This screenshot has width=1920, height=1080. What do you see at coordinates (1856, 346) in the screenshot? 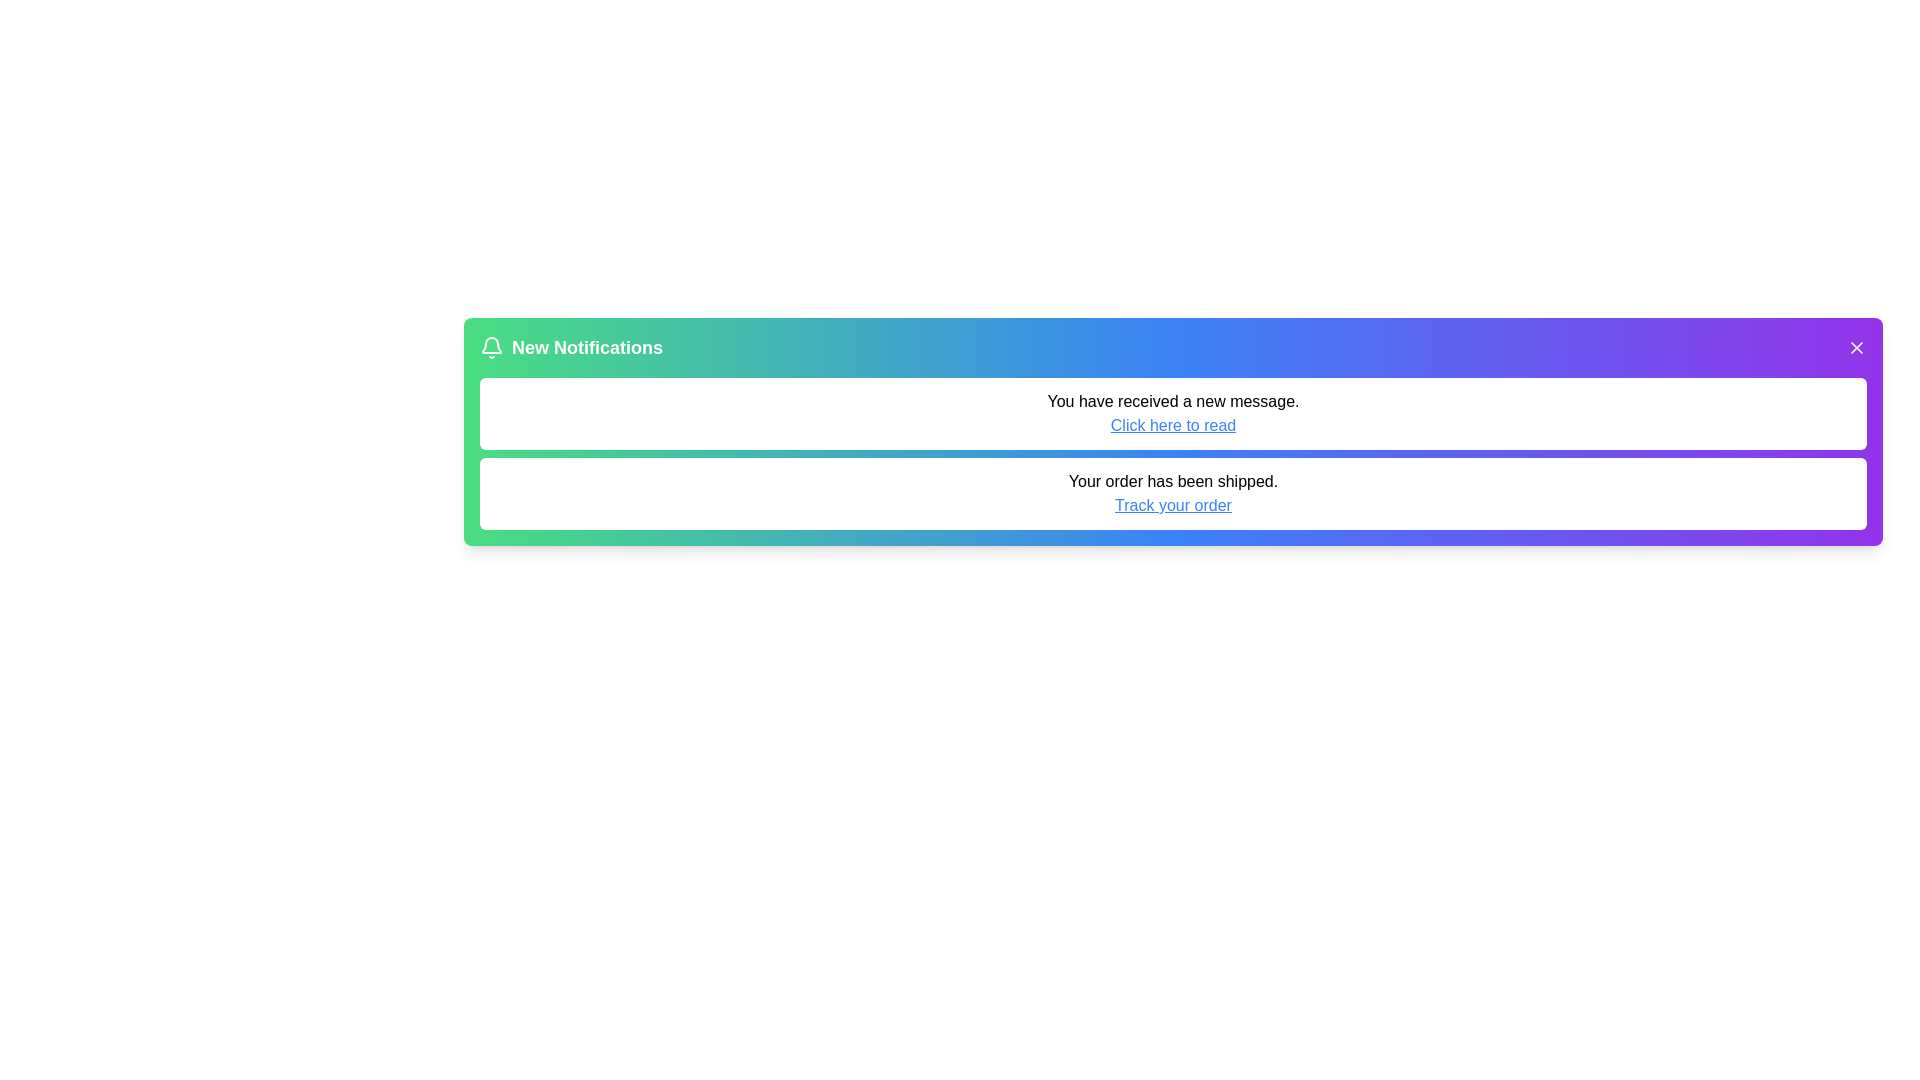
I see `the line segment of the 'X' icon in the top-right corner of the notification bar` at bounding box center [1856, 346].